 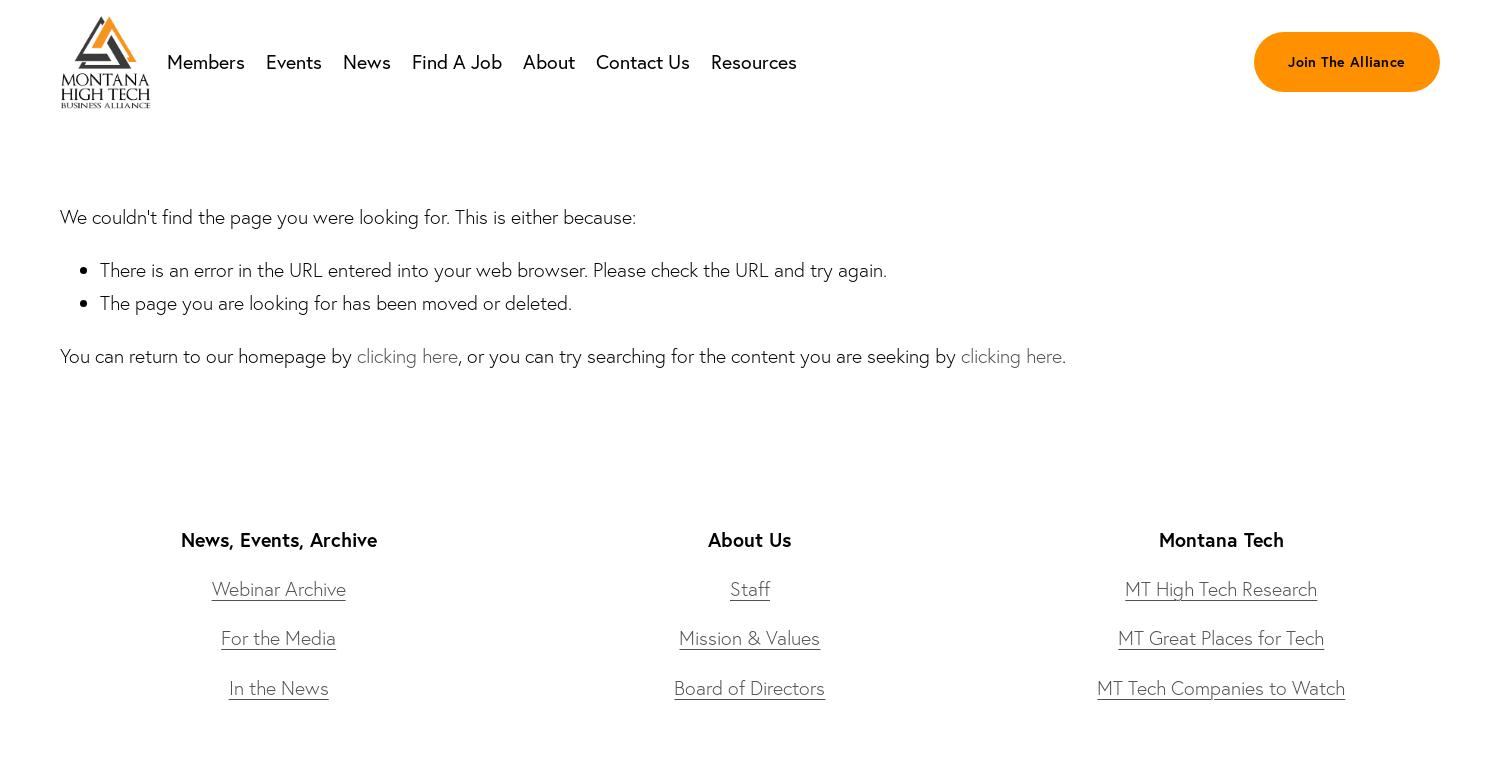 What do you see at coordinates (1062, 355) in the screenshot?
I see `'.'` at bounding box center [1062, 355].